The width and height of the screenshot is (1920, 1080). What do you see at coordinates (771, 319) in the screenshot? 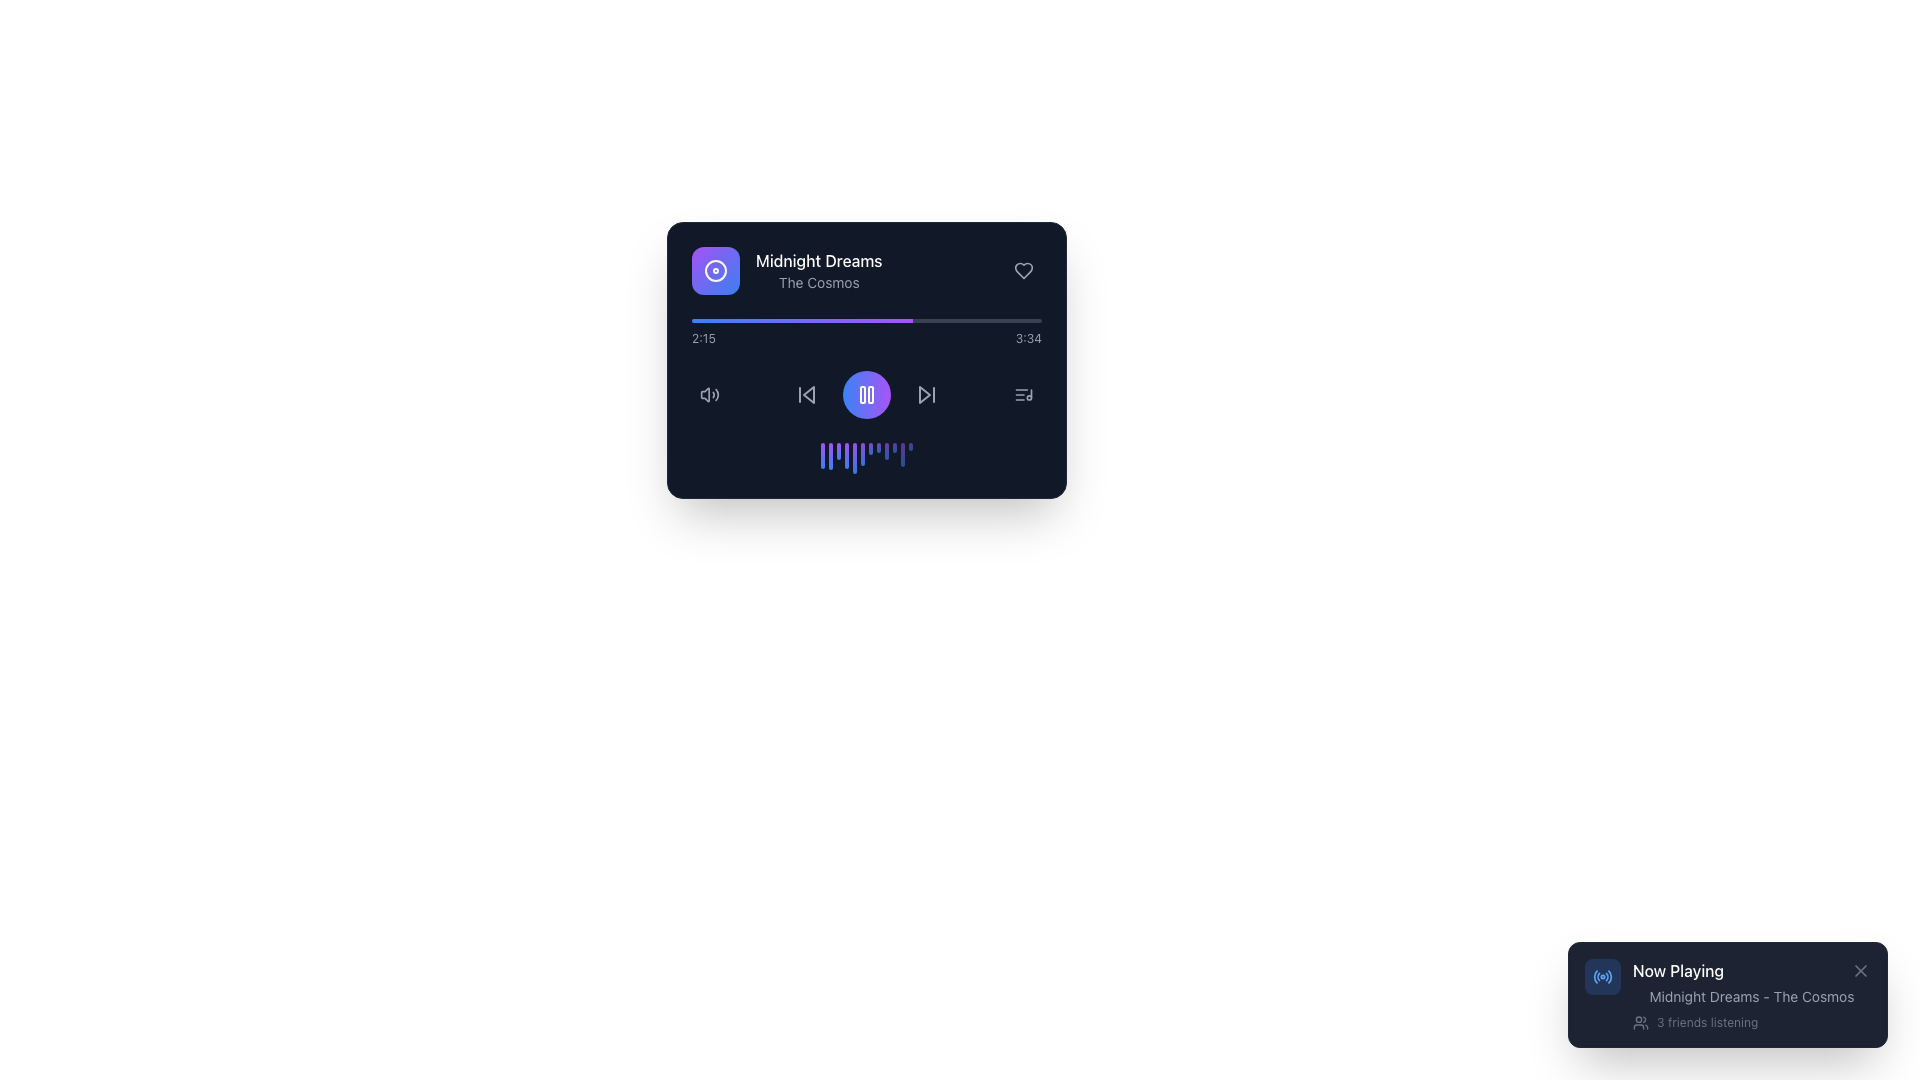
I see `playback time` at bounding box center [771, 319].